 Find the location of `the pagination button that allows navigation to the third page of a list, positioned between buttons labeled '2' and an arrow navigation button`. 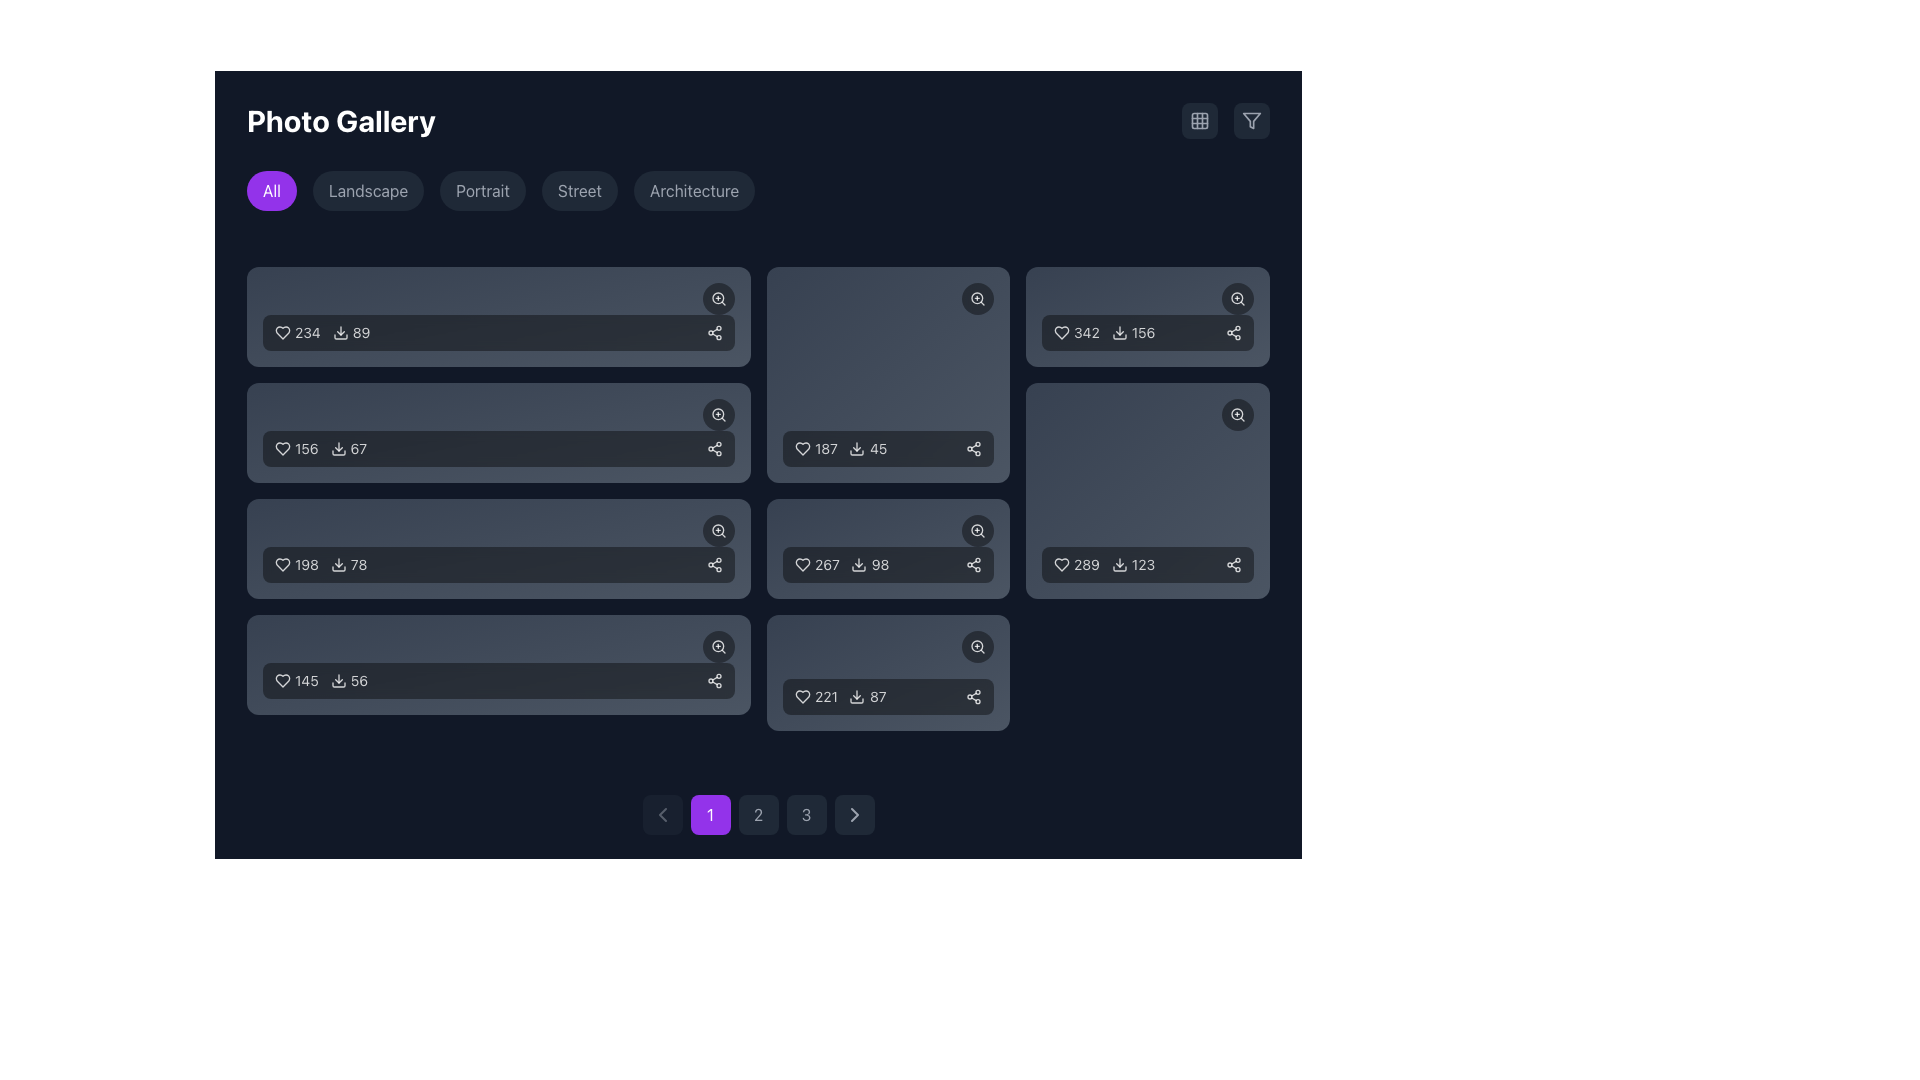

the pagination button that allows navigation to the third page of a list, positioned between buttons labeled '2' and an arrow navigation button is located at coordinates (806, 814).